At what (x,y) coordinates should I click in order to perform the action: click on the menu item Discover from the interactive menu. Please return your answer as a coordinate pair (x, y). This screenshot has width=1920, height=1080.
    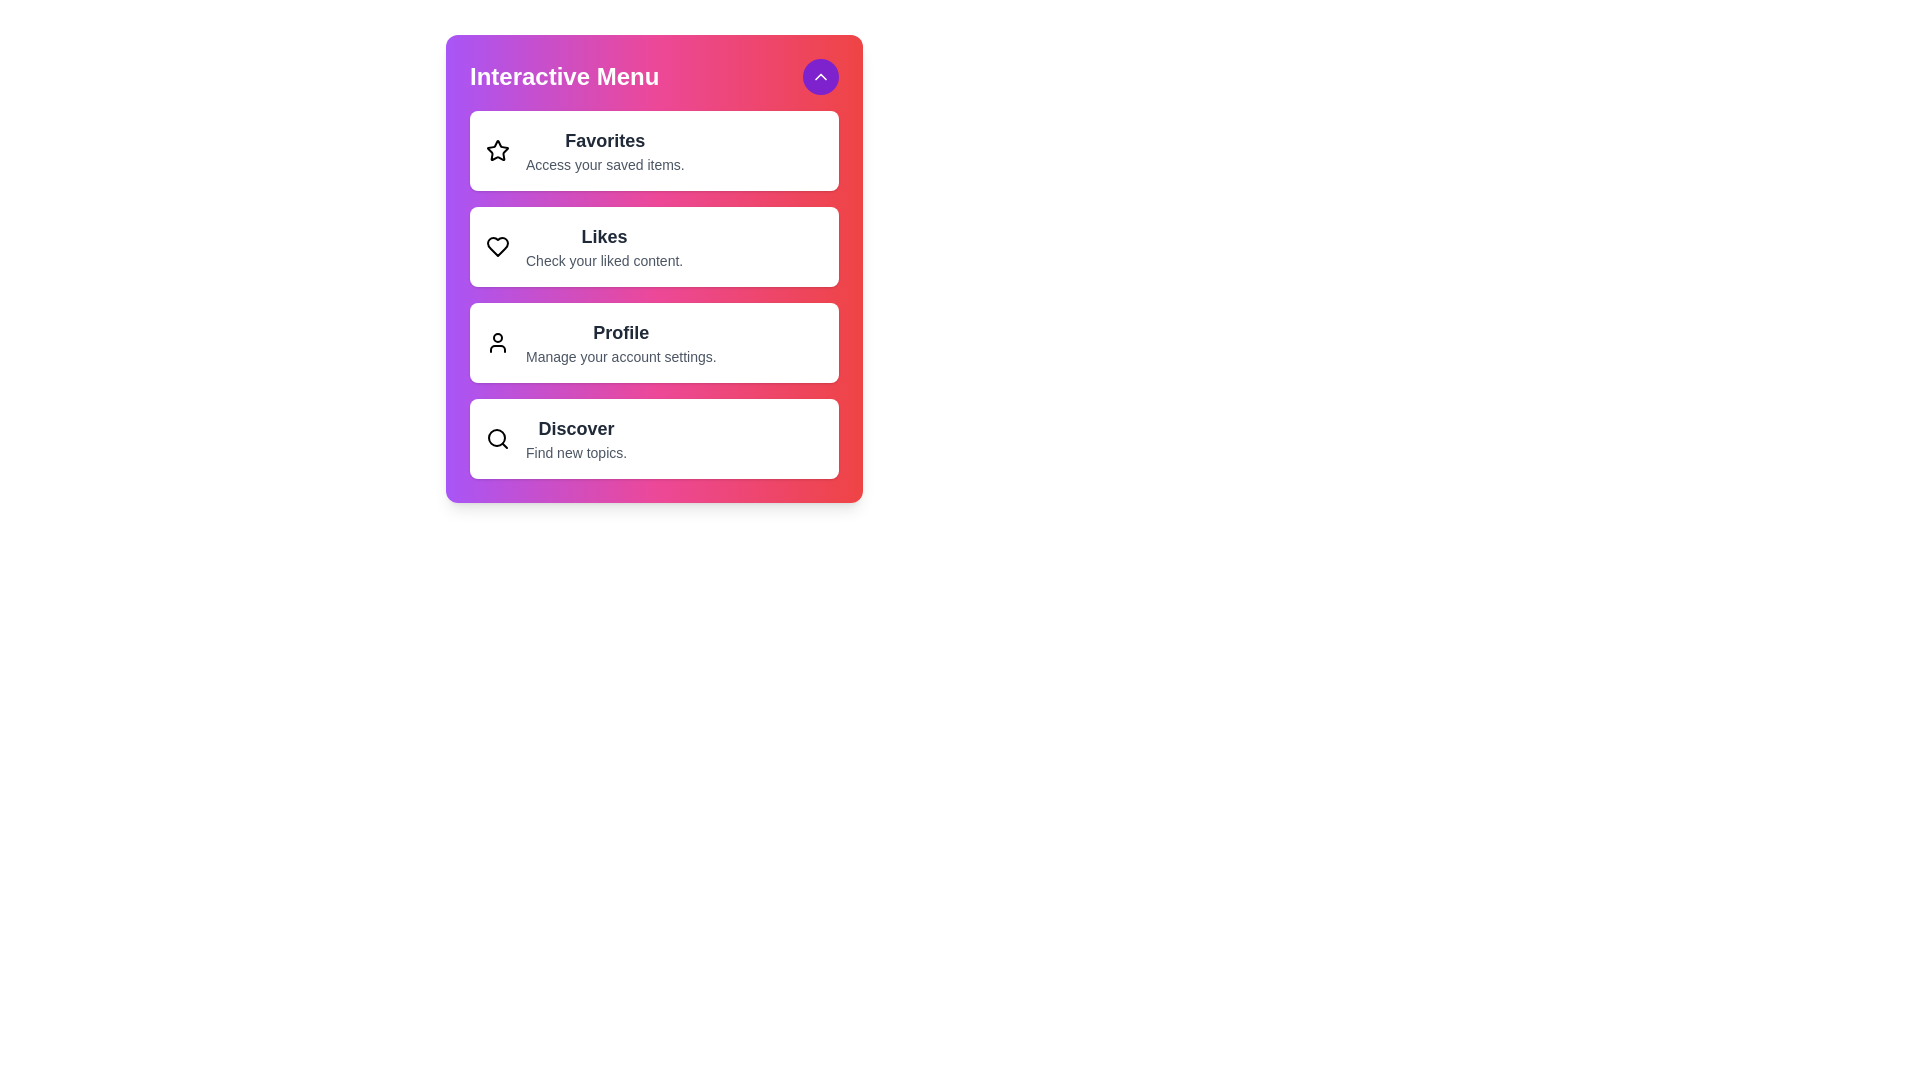
    Looking at the image, I should click on (654, 438).